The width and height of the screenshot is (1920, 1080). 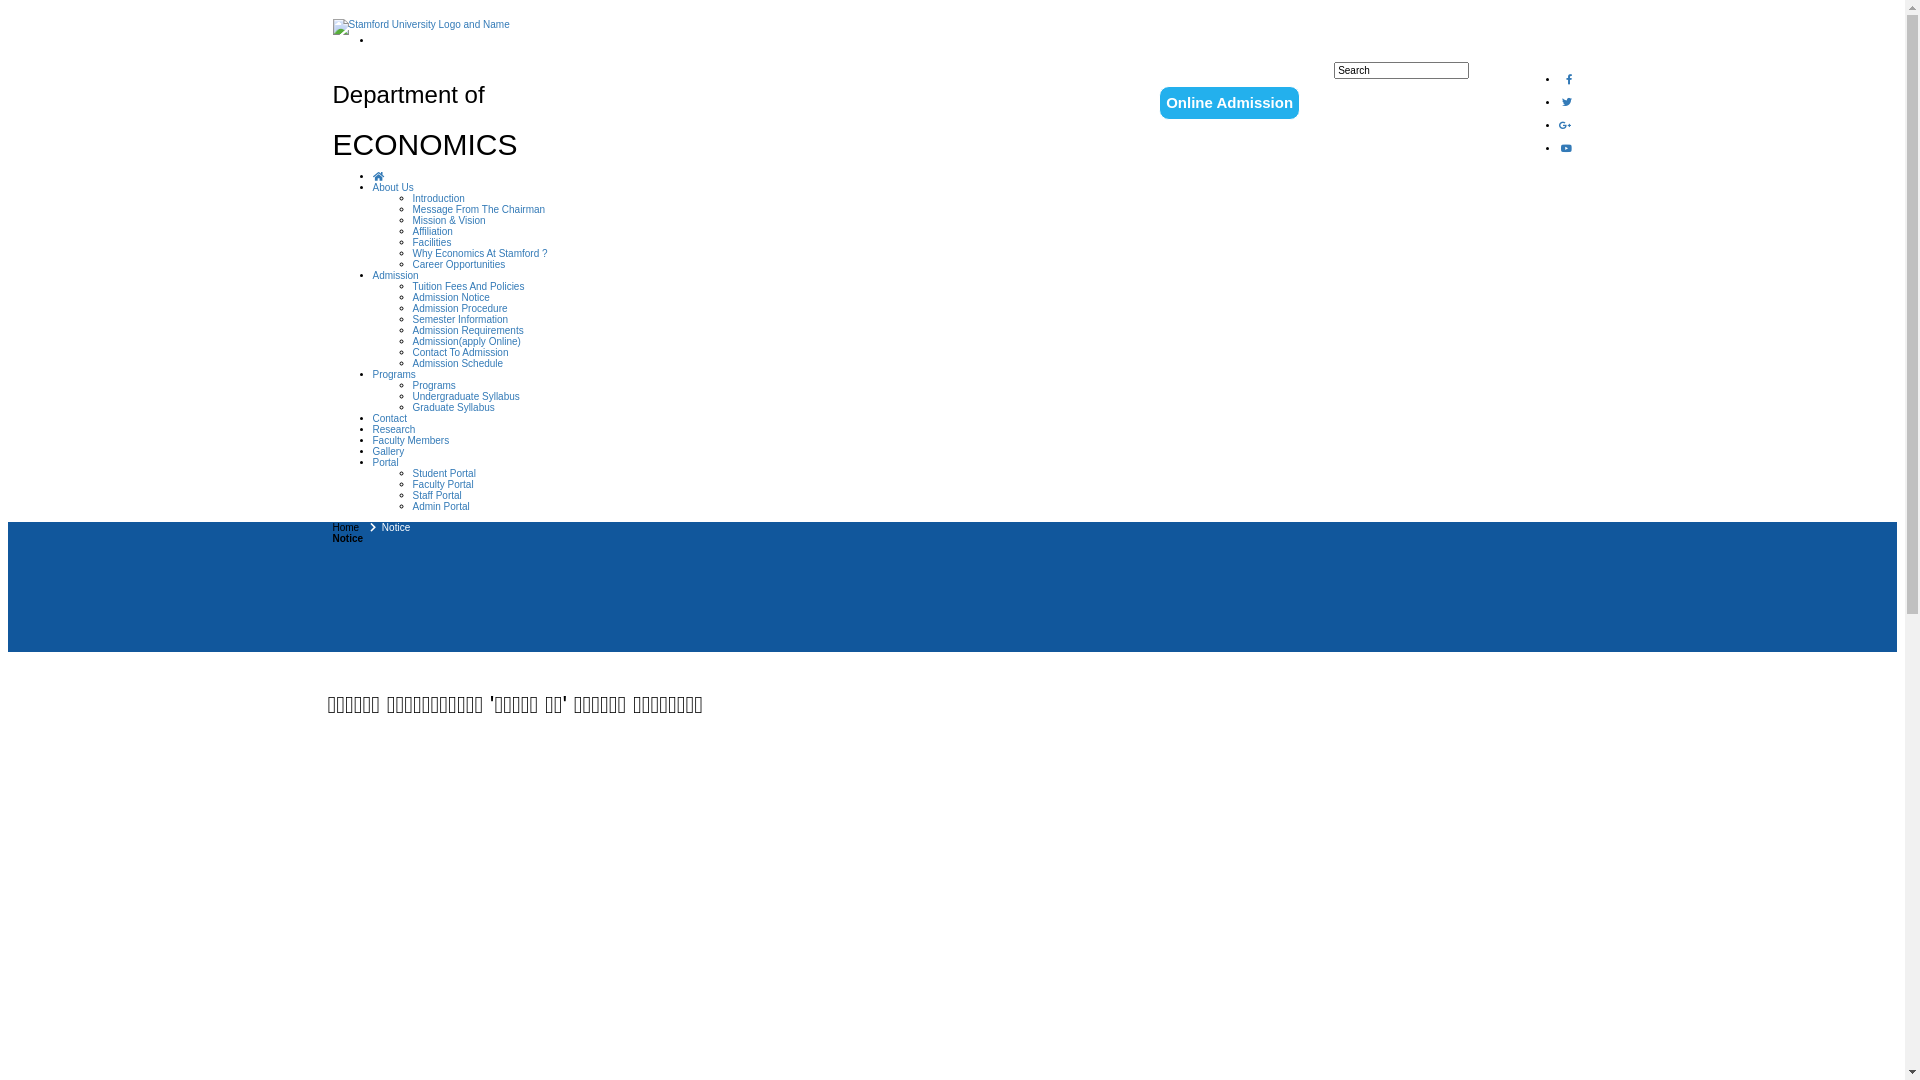 What do you see at coordinates (372, 428) in the screenshot?
I see `'Research'` at bounding box center [372, 428].